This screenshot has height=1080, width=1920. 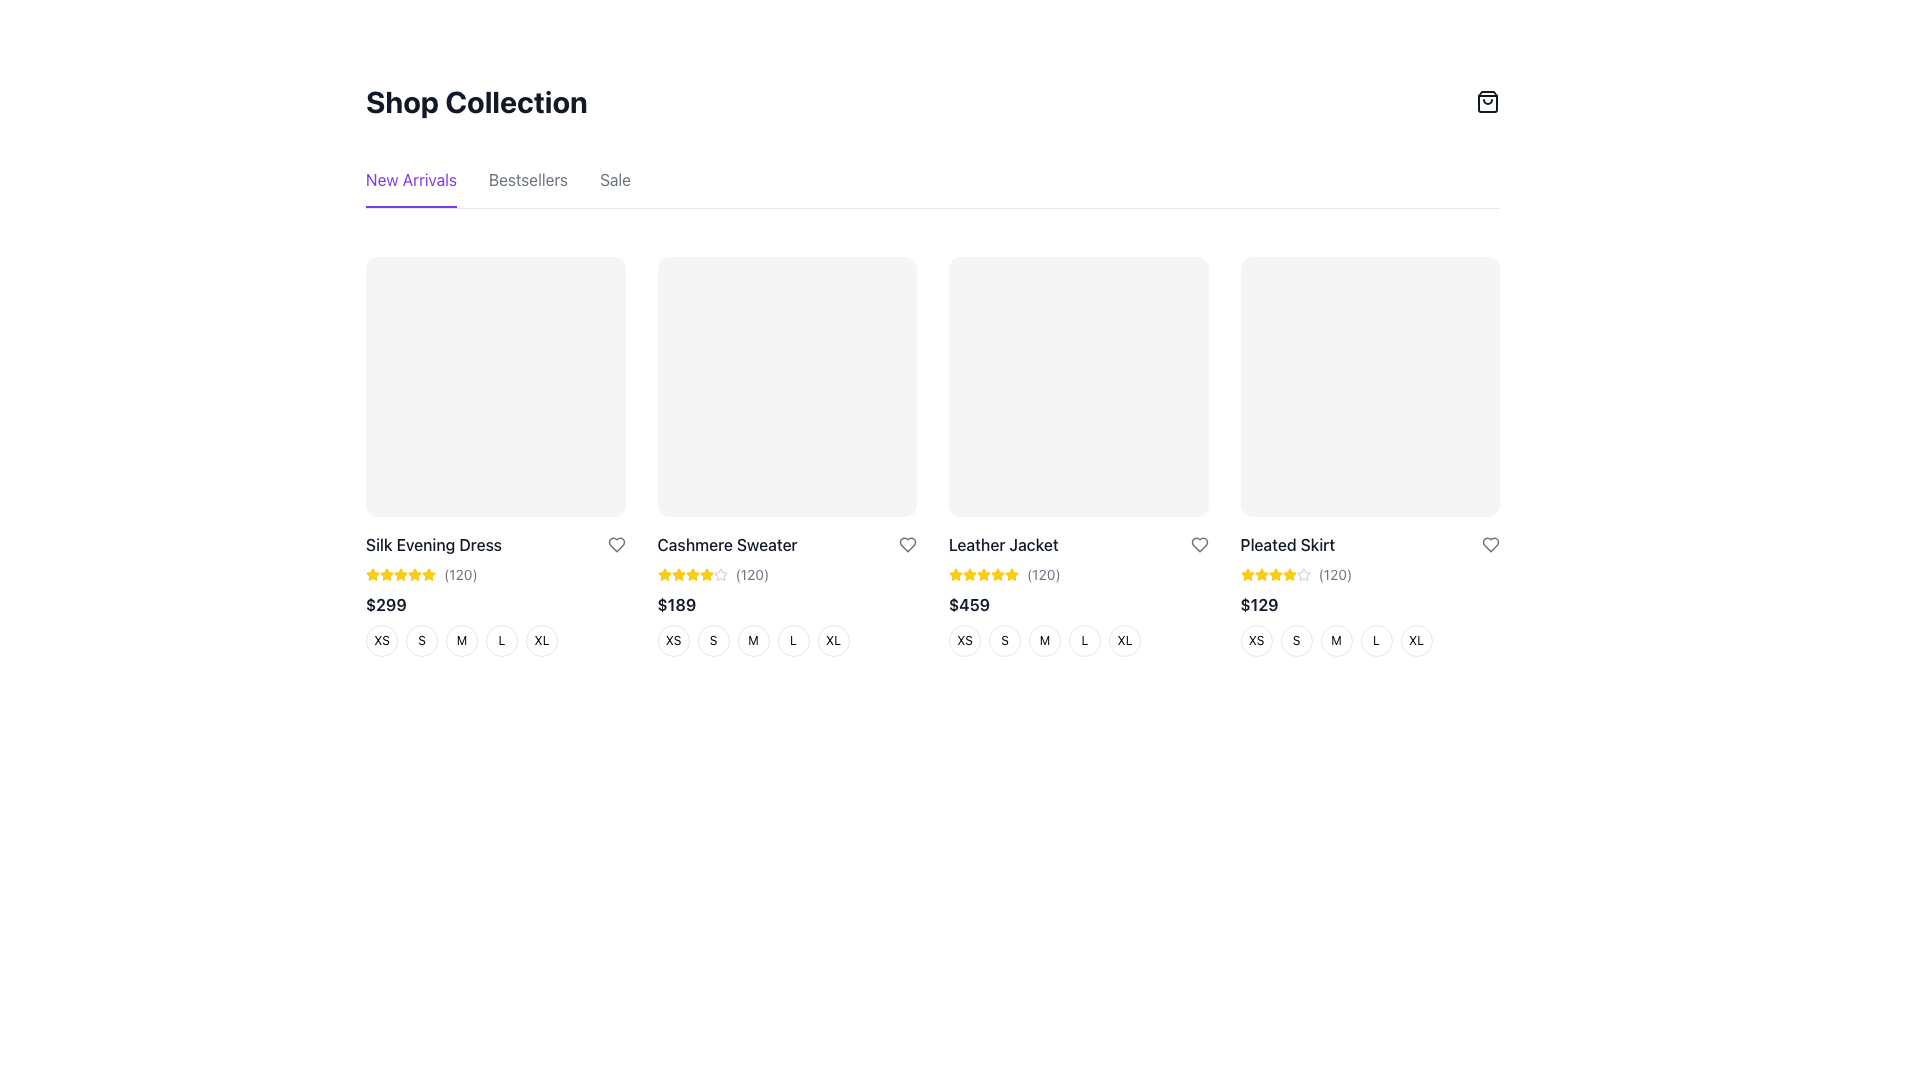 What do you see at coordinates (1083, 640) in the screenshot?
I see `the circular button with a white background and a bold 'L' character for accessibility navigation` at bounding box center [1083, 640].